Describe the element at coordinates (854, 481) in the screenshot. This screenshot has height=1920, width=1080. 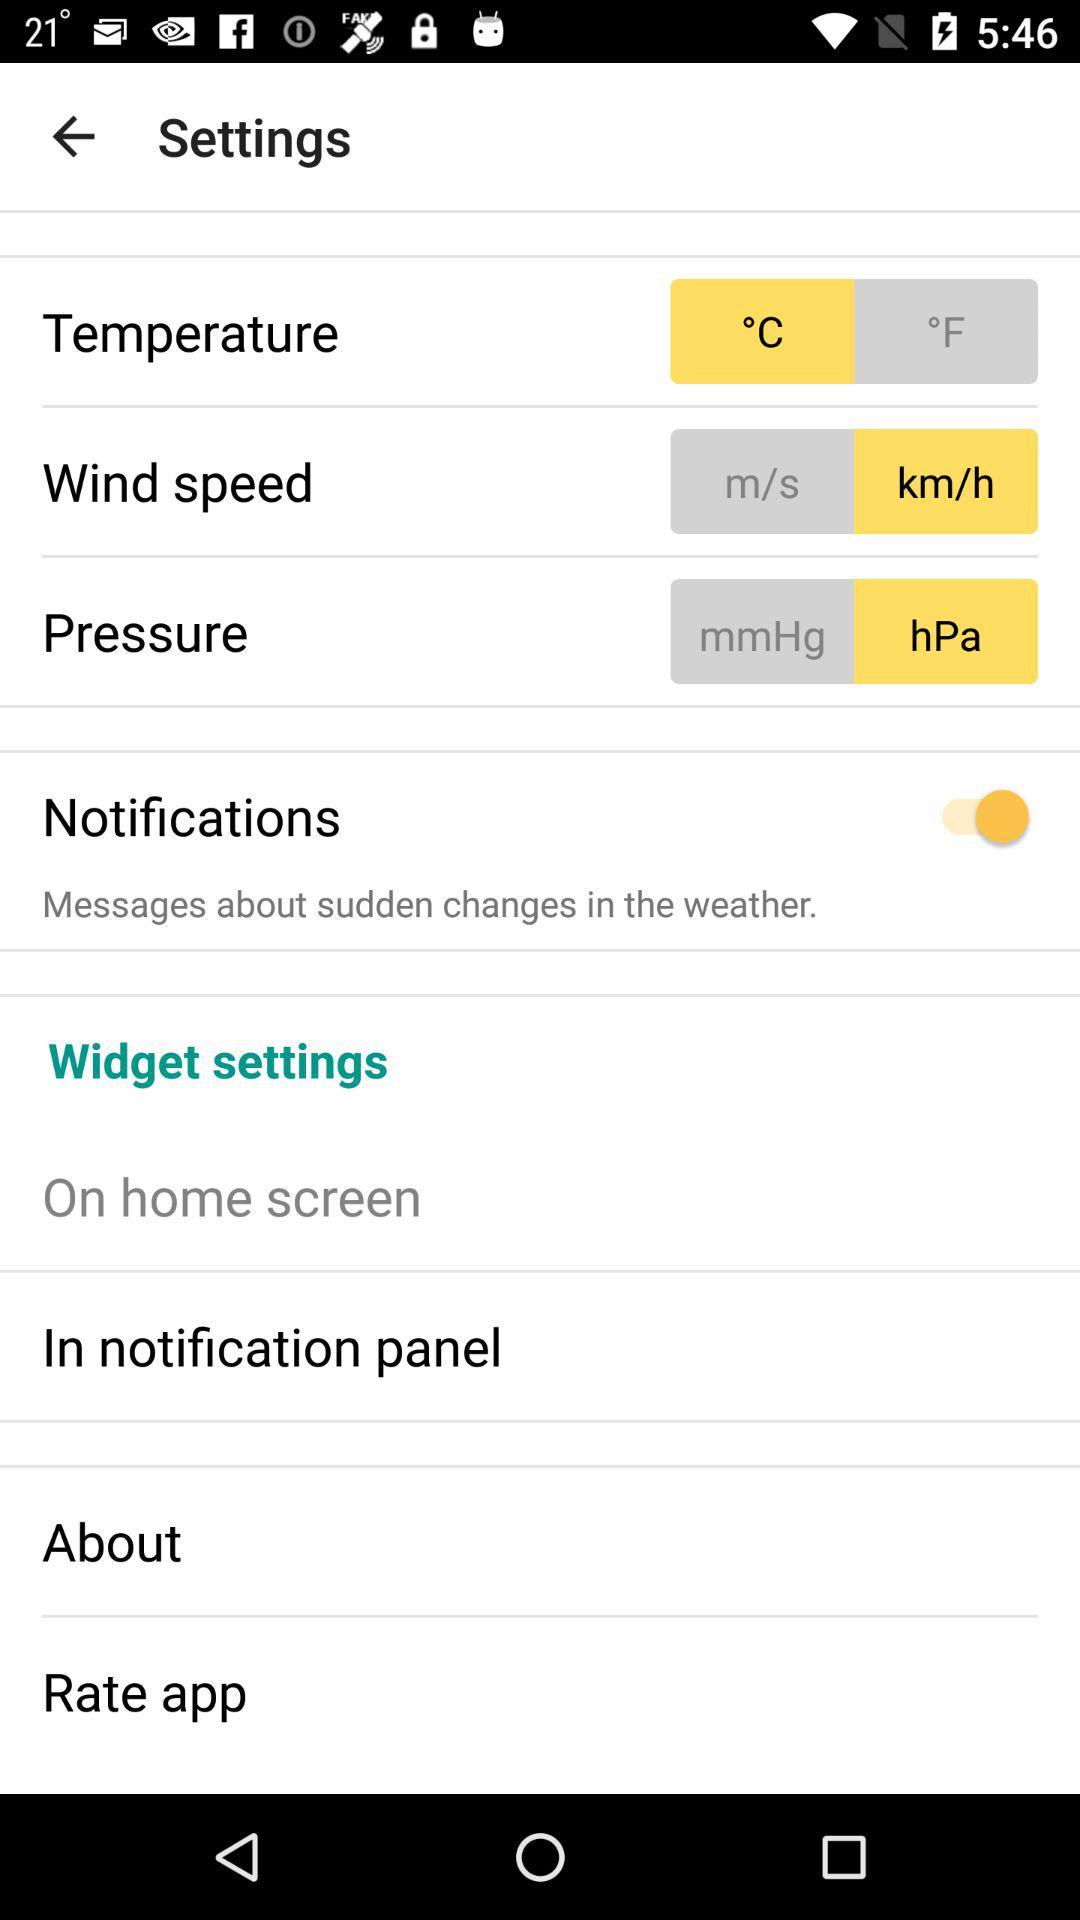
I see `item to the right of wind speed icon` at that location.